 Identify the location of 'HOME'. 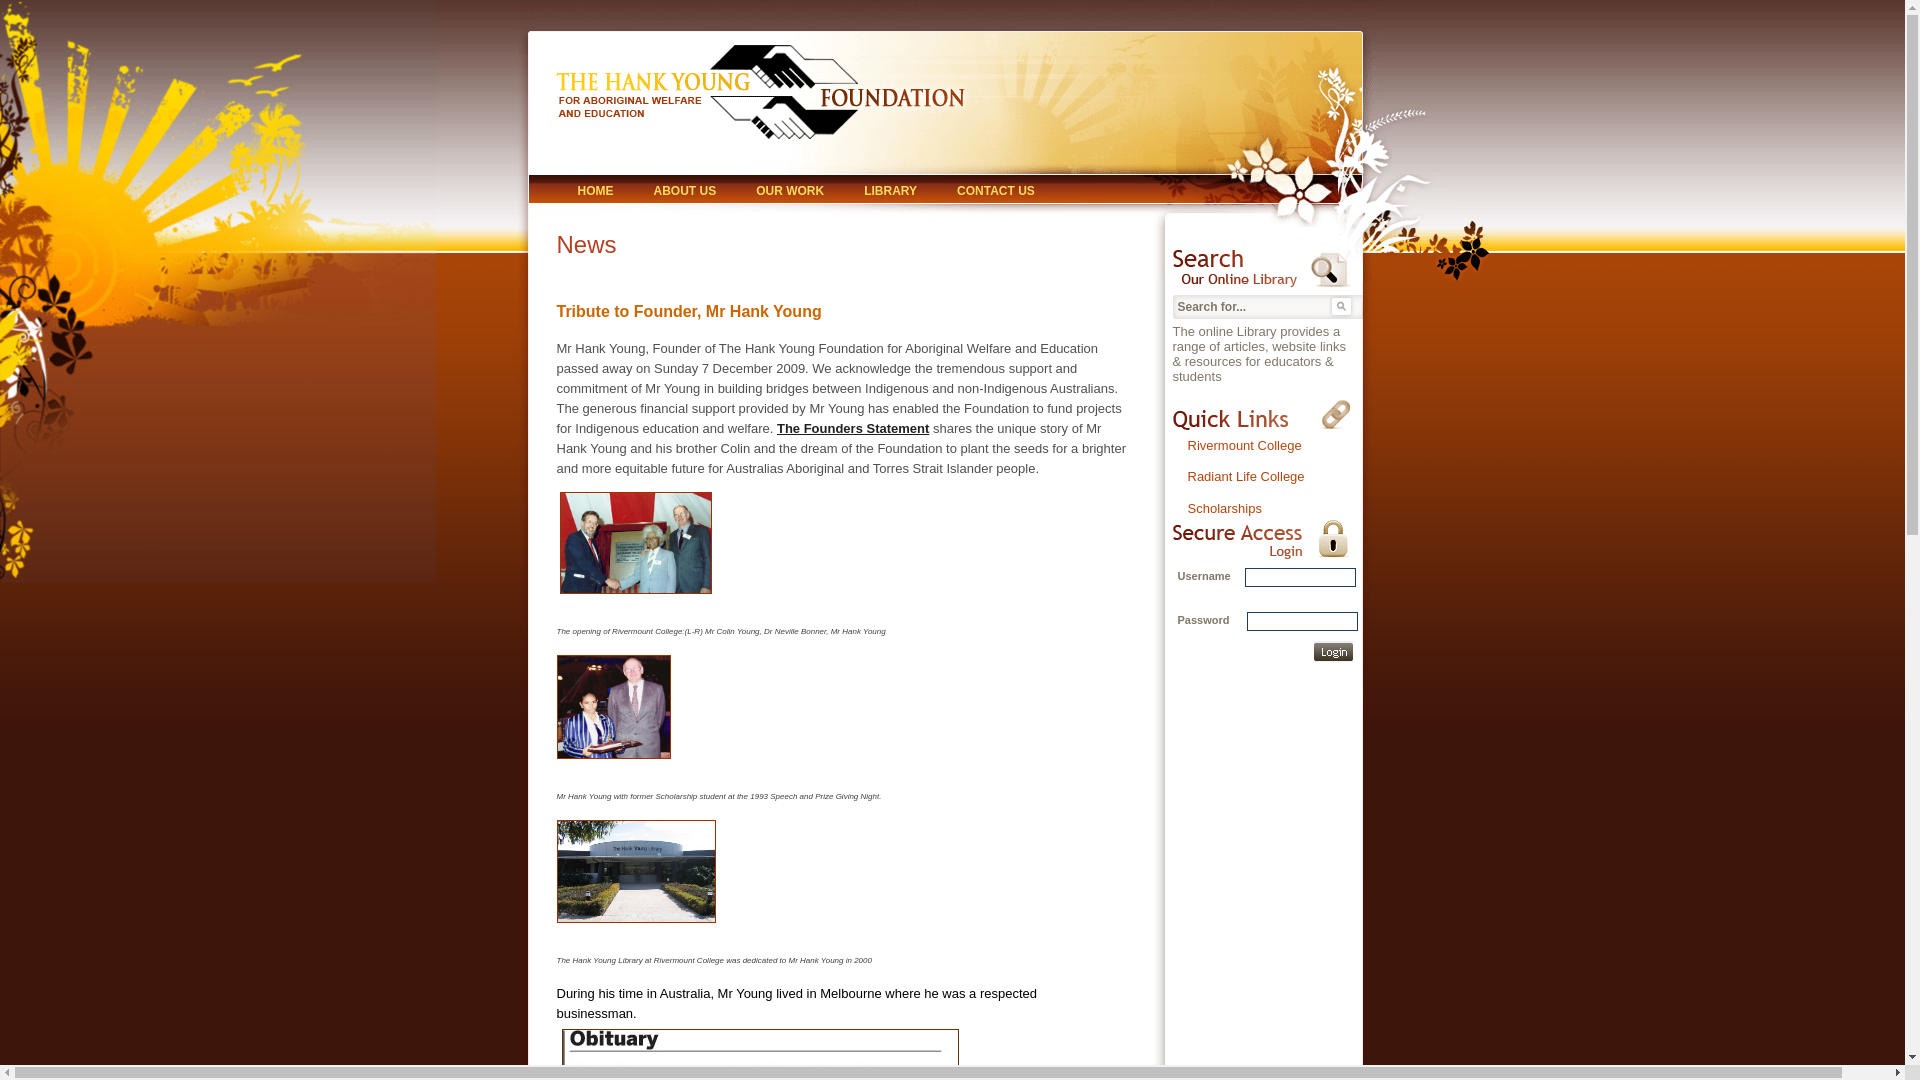
(557, 191).